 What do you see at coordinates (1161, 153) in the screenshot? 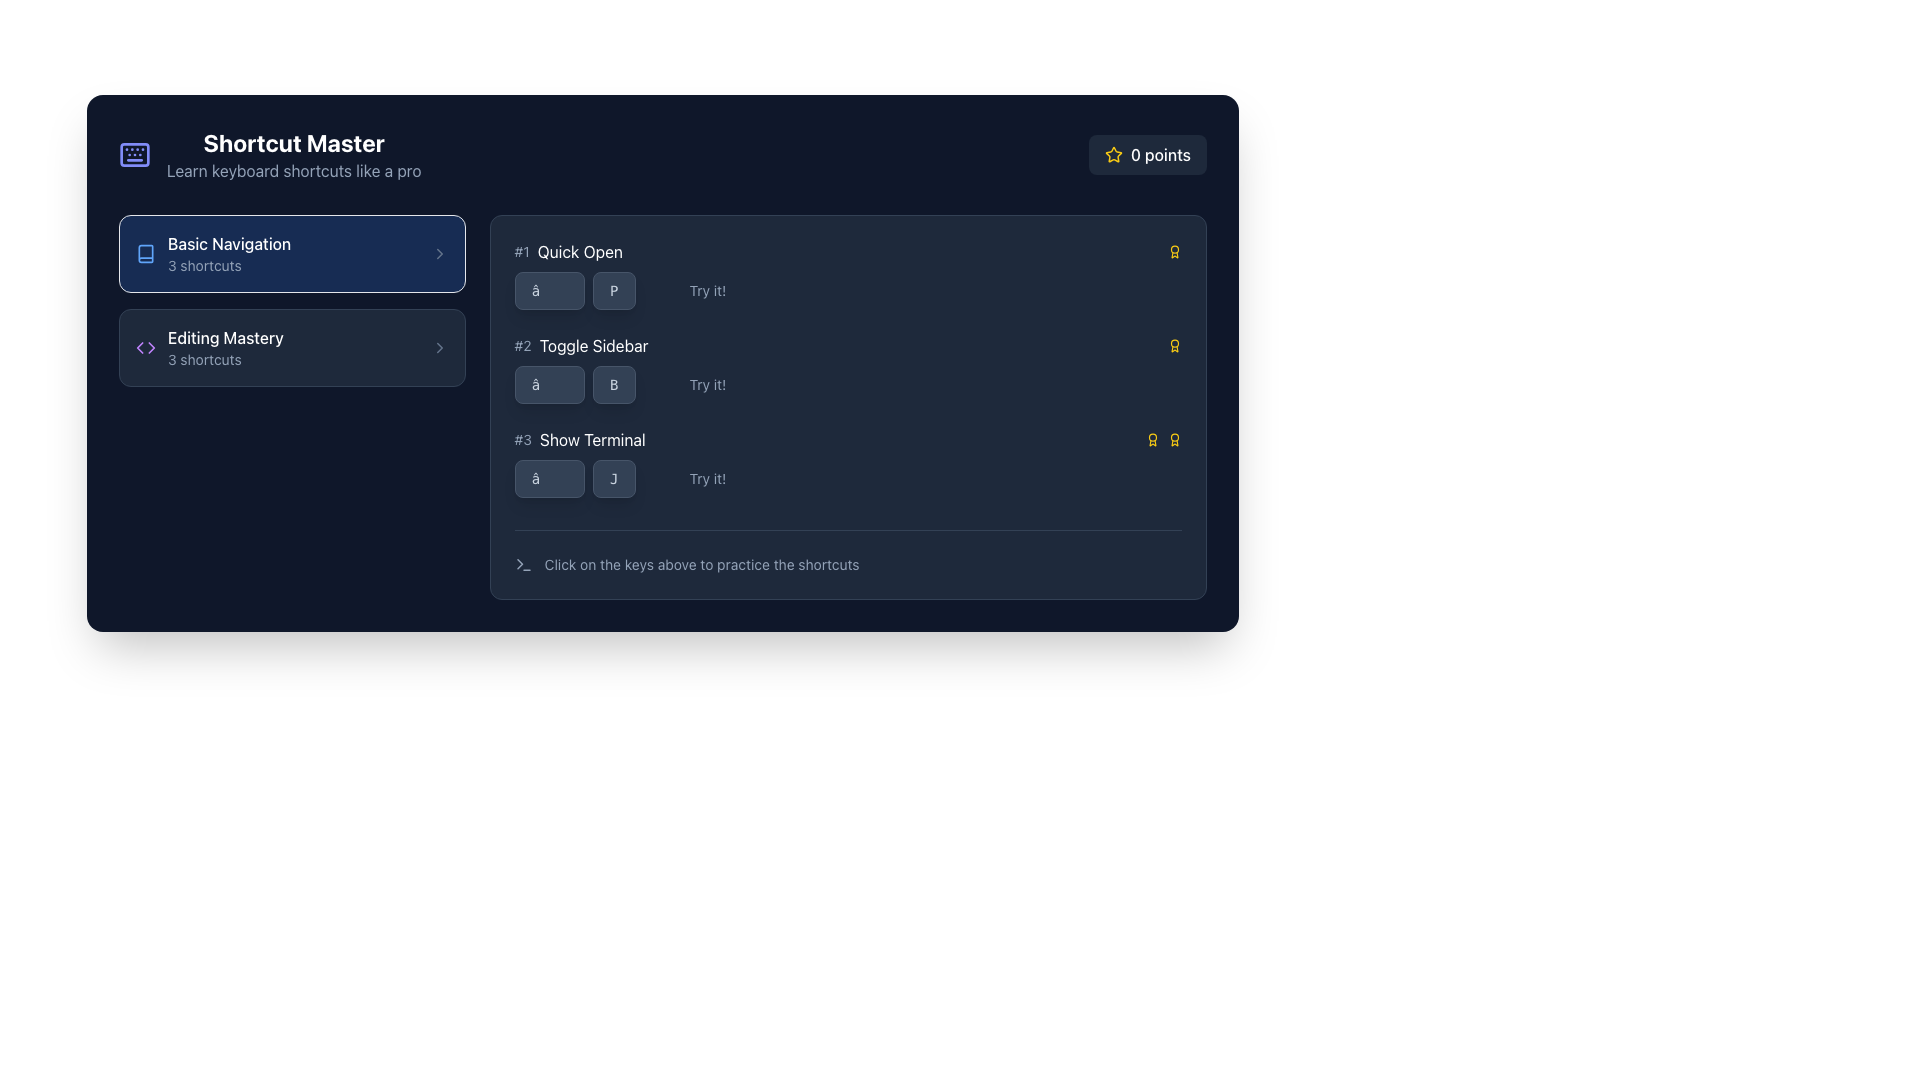
I see `the text label displaying the user's current score, located in the top-right corner of a dark-colored card-like section, to the right of a yellow star icon` at bounding box center [1161, 153].